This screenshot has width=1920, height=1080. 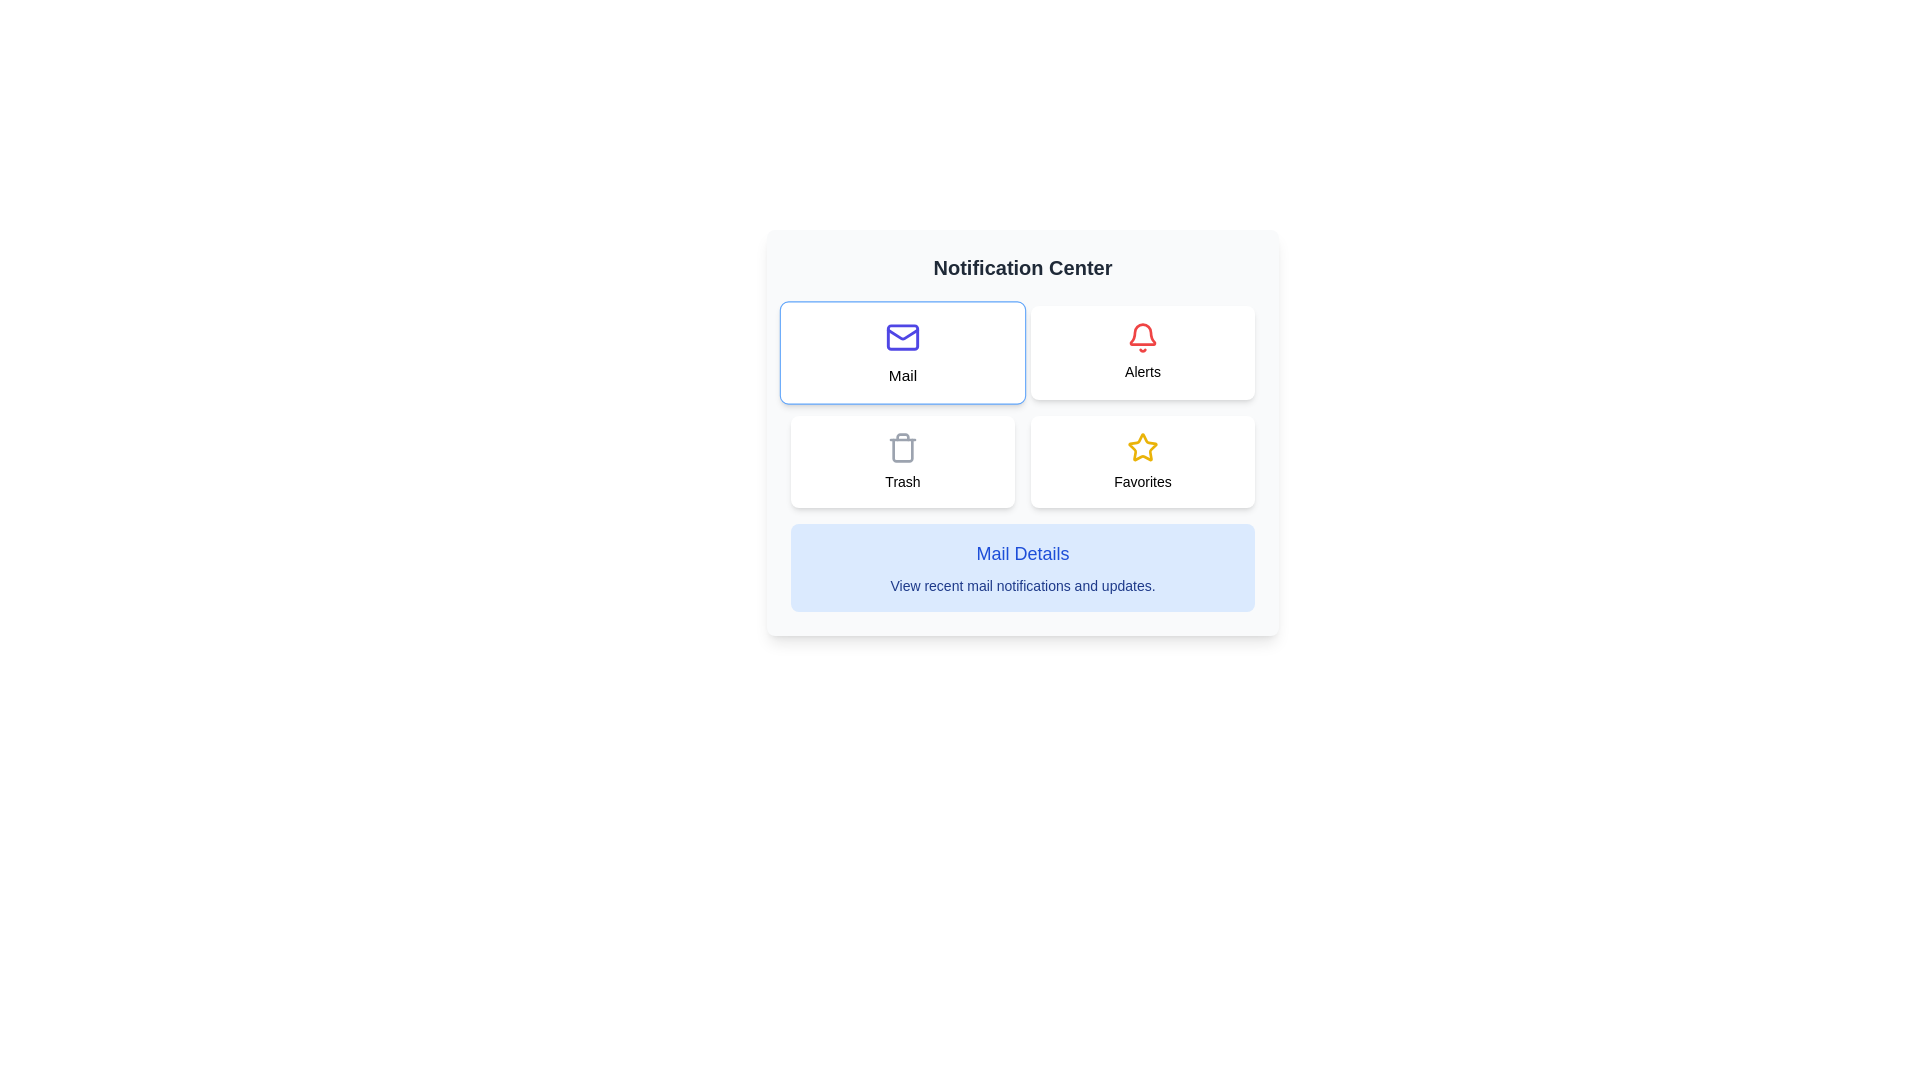 What do you see at coordinates (1022, 554) in the screenshot?
I see `the text label that serves as a header for the mail details section in the blue-bordered panel of the 'Notification Center' interface` at bounding box center [1022, 554].